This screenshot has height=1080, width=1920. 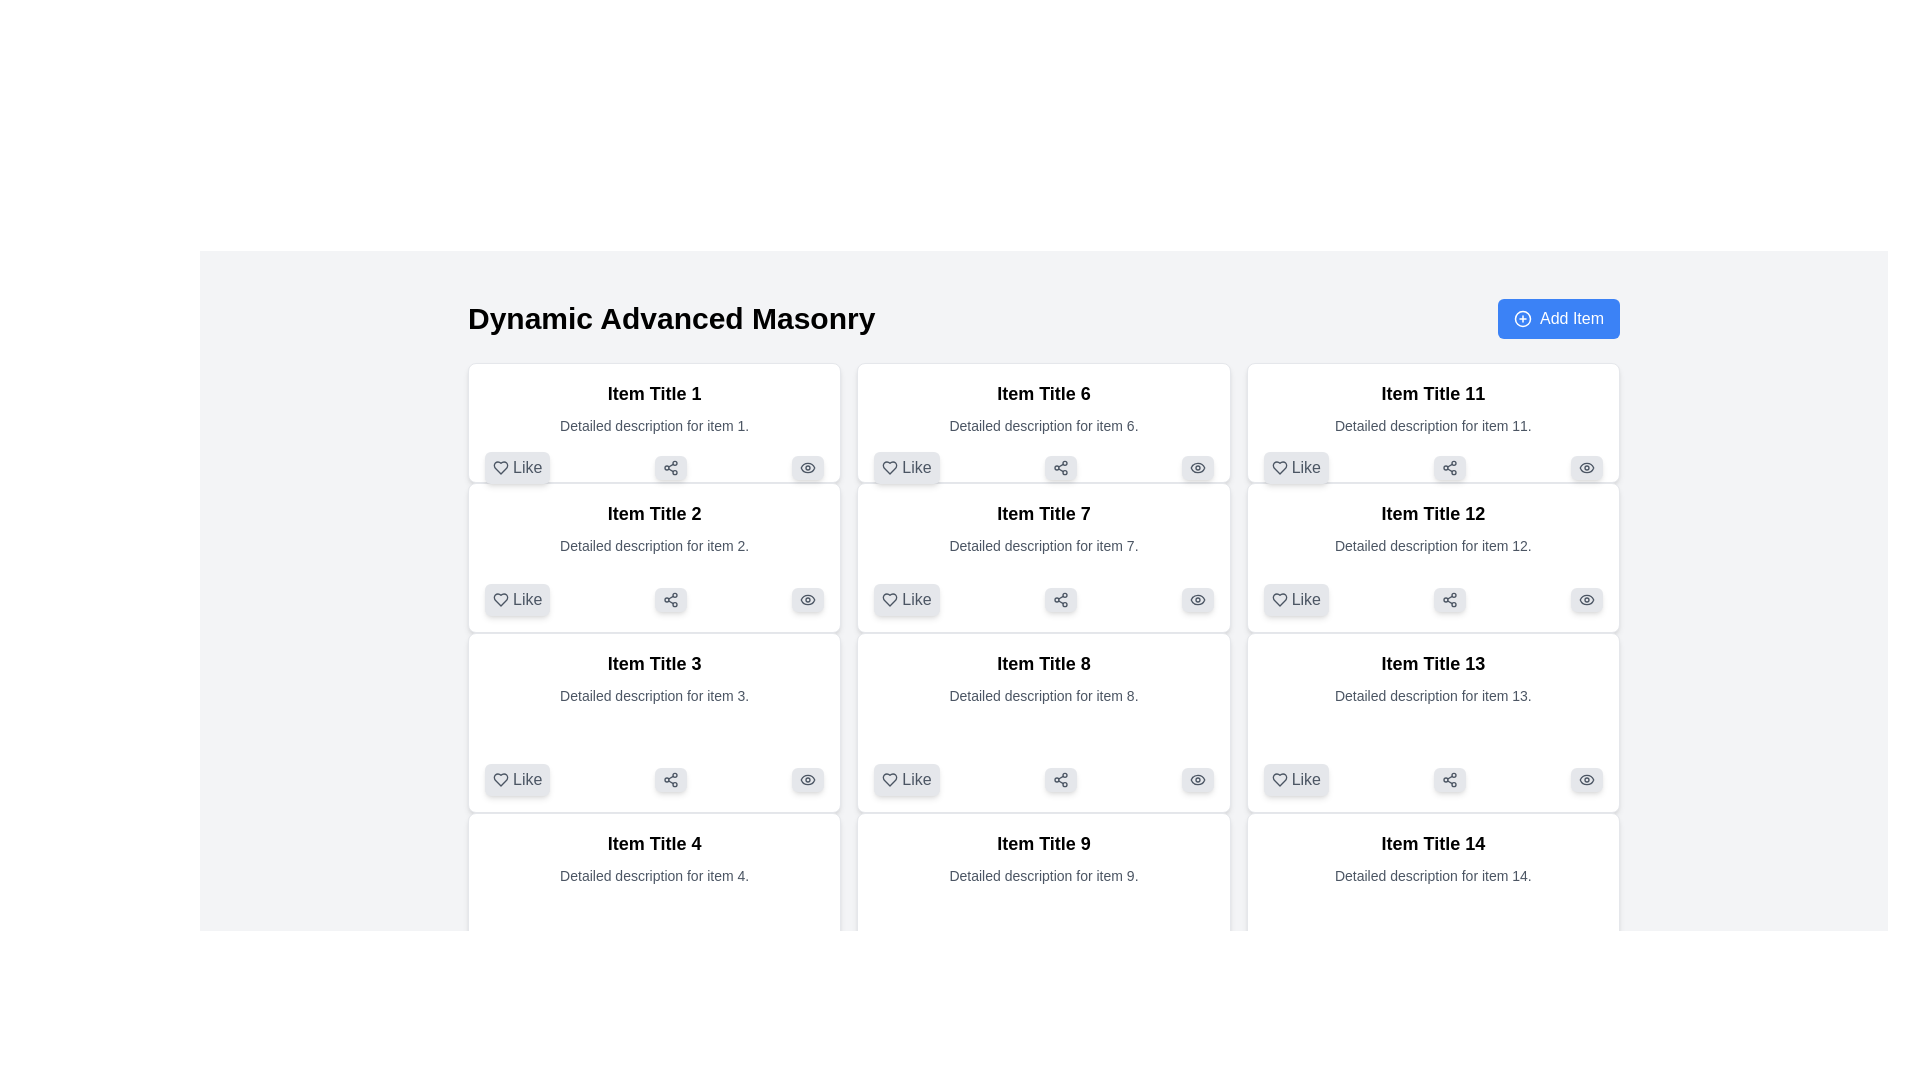 I want to click on the heart-shaped 'like' icon located within the 'Like' button of 'Item Title 6', so click(x=889, y=467).